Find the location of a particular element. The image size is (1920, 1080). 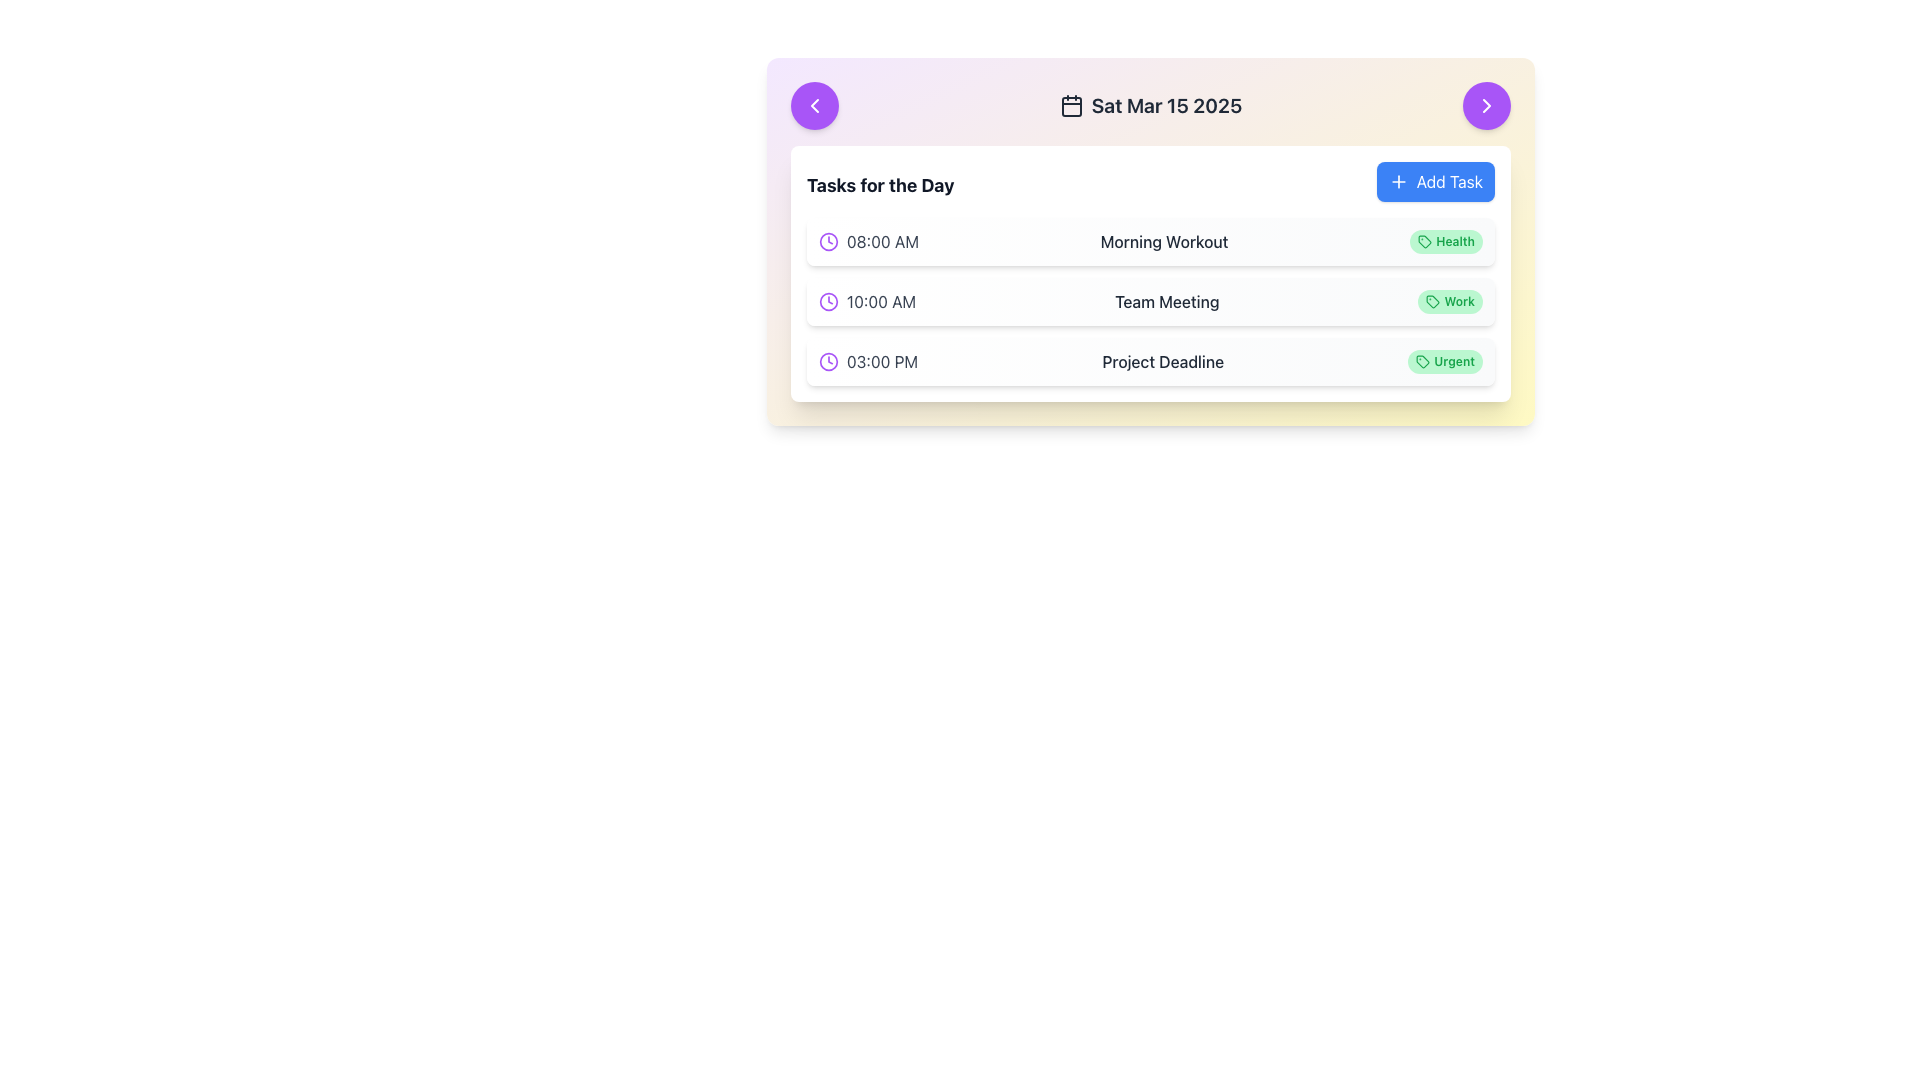

the third task card in the 'Tasks for the Day' panel is located at coordinates (1151, 362).